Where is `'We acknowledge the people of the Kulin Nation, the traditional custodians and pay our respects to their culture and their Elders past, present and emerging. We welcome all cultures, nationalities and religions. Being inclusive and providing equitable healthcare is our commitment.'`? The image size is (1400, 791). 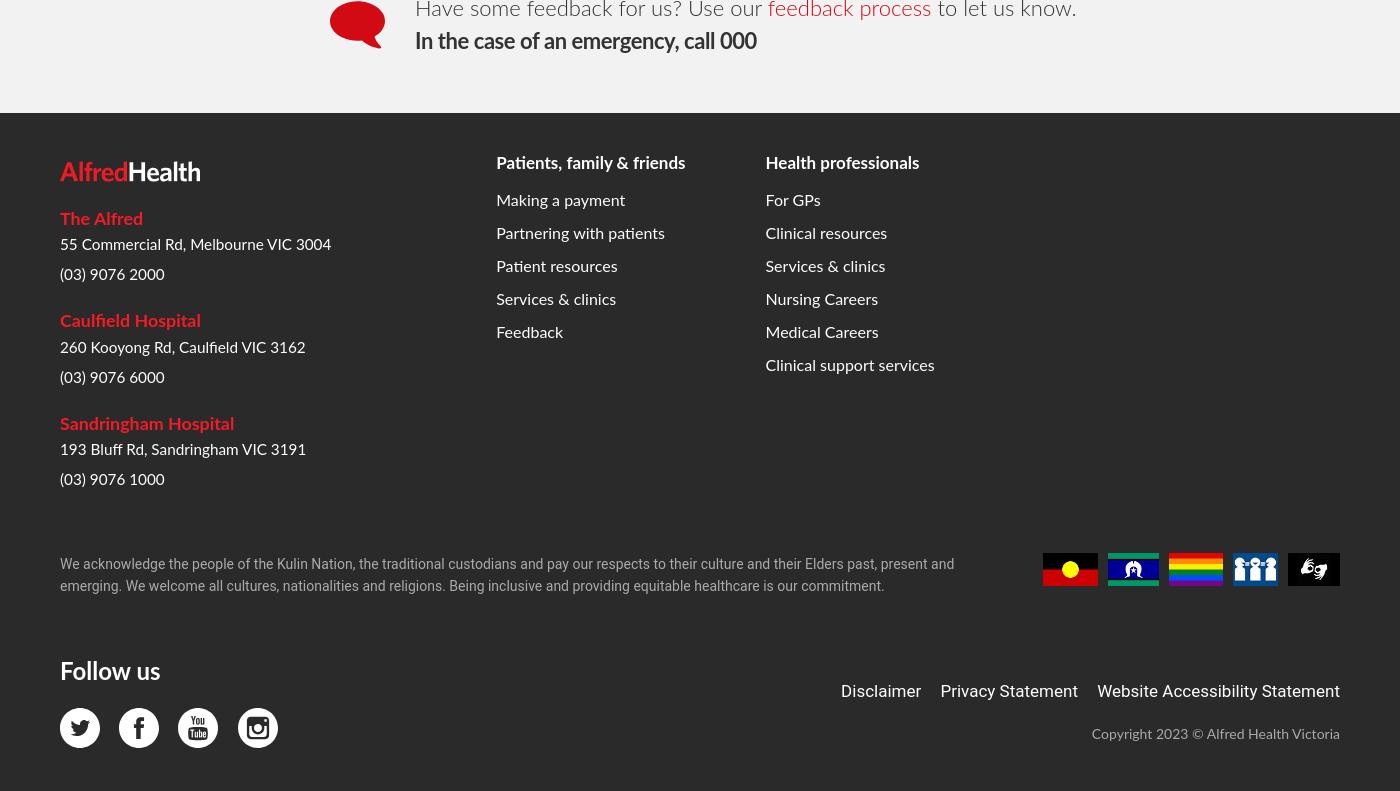 'We acknowledge the people of the Kulin Nation, the traditional custodians and pay our respects to their culture and their Elders past, present and emerging. We welcome all cultures, nationalities and religions. Being inclusive and providing equitable healthcare is our commitment.' is located at coordinates (506, 251).